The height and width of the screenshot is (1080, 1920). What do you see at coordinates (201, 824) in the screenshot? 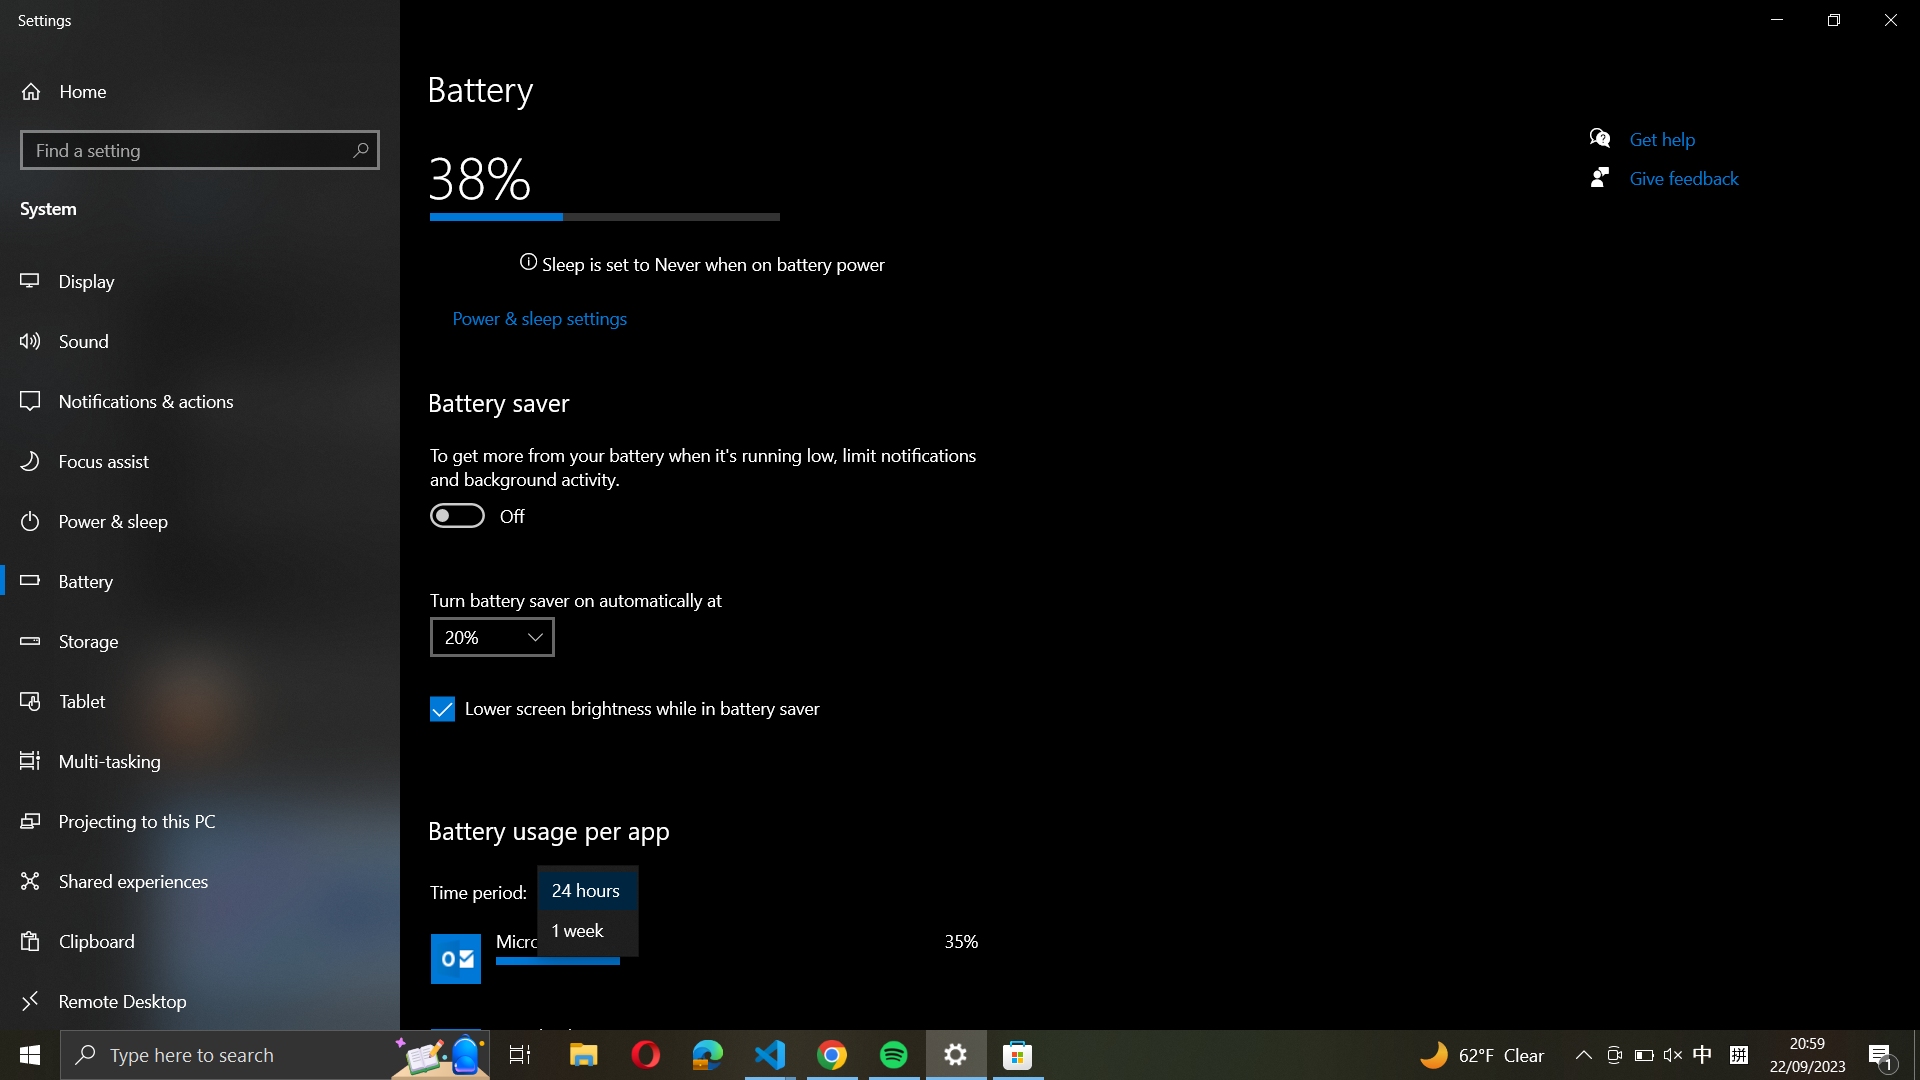
I see `"Project to this PC" from the left menu` at bounding box center [201, 824].